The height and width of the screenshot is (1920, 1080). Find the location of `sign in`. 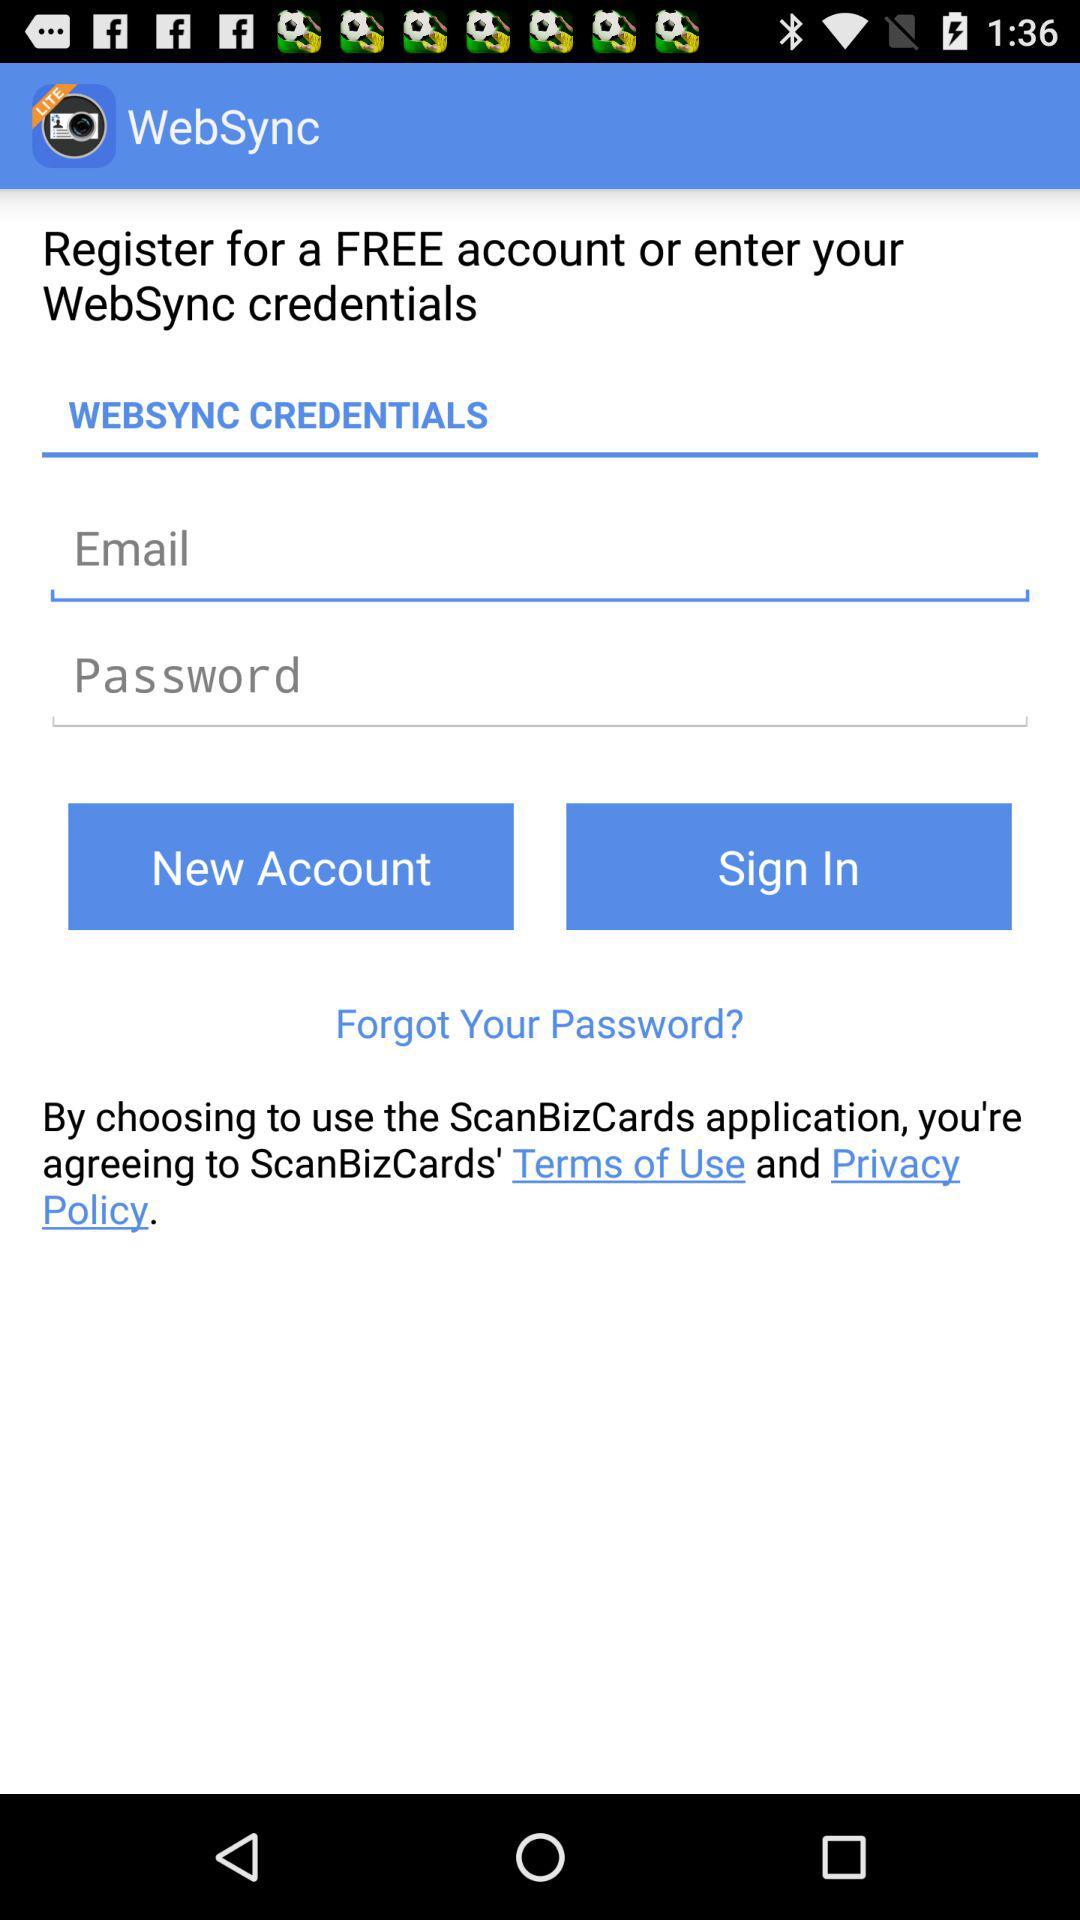

sign in is located at coordinates (788, 866).